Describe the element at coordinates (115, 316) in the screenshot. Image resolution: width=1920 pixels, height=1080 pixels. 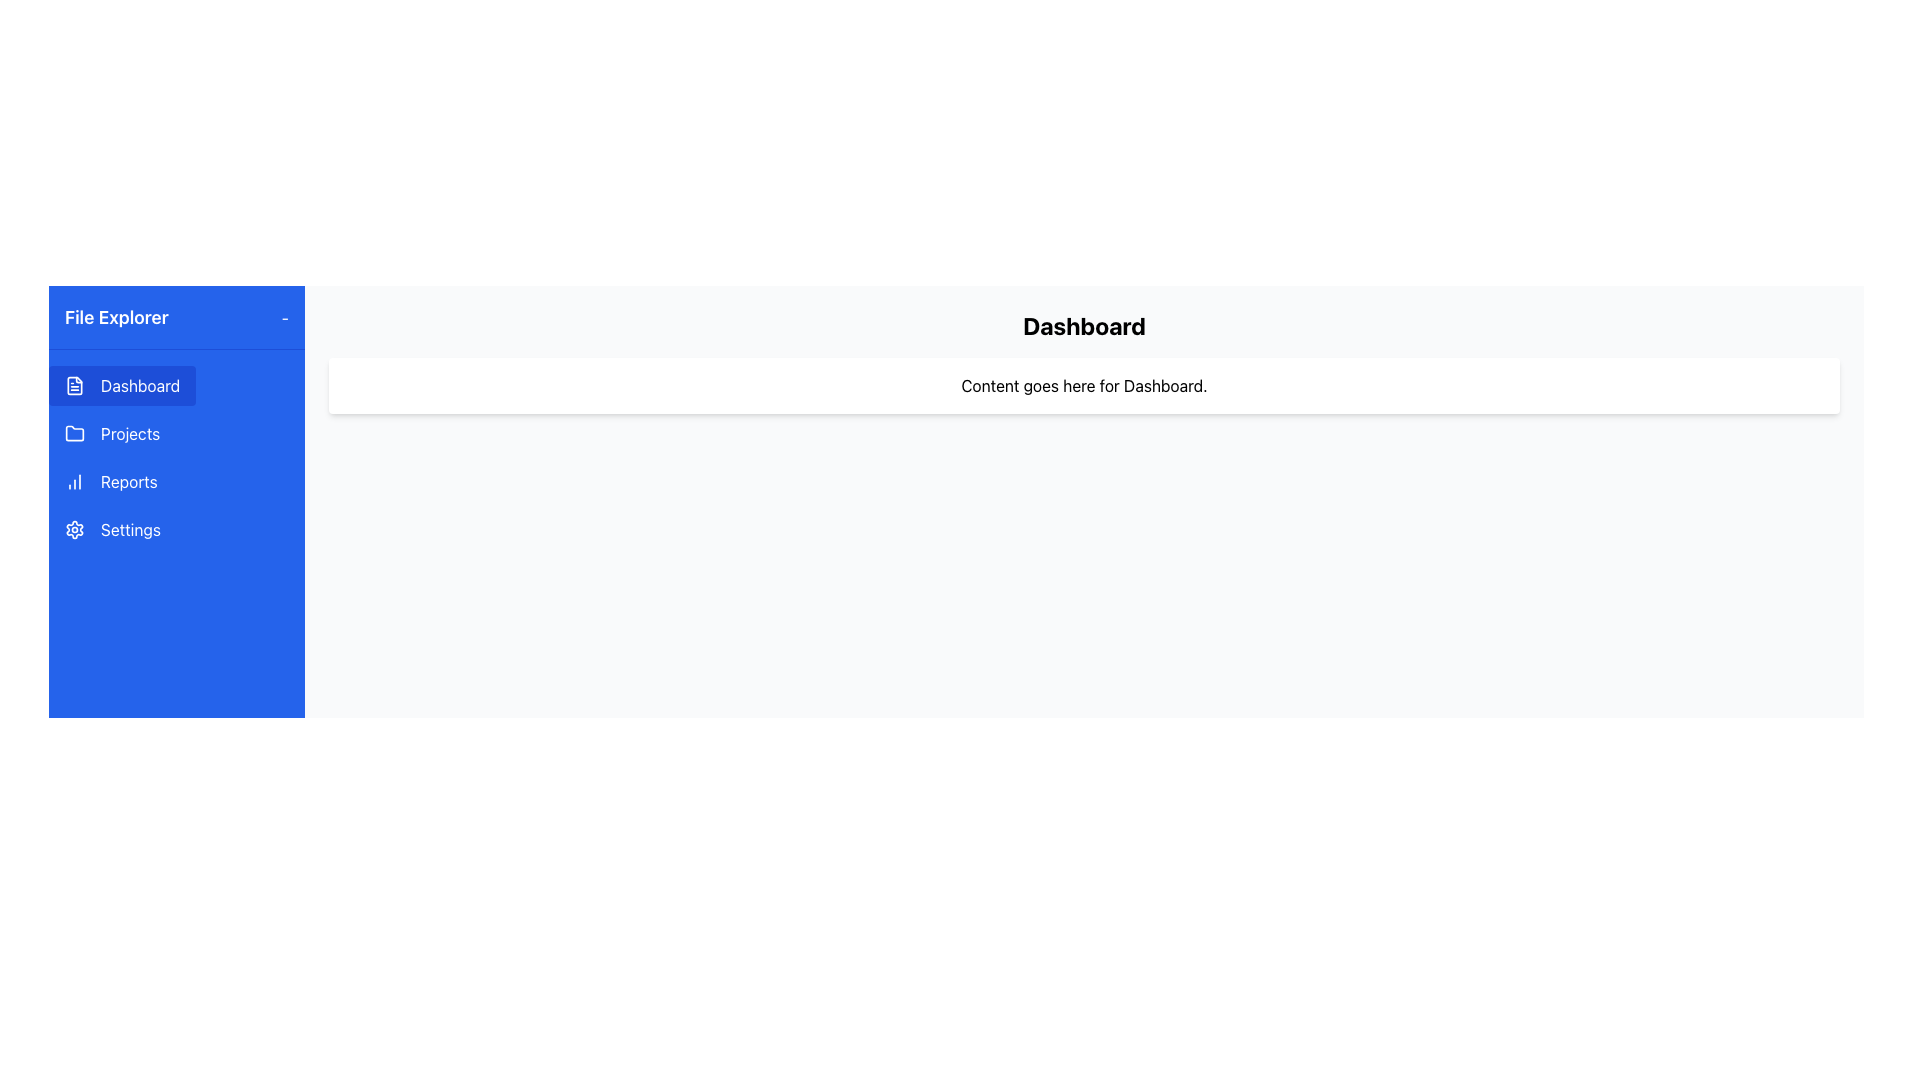
I see `text displayed in the 'File Explorer' text label located at the top section of the sidebar, aligned to the left margin` at that location.